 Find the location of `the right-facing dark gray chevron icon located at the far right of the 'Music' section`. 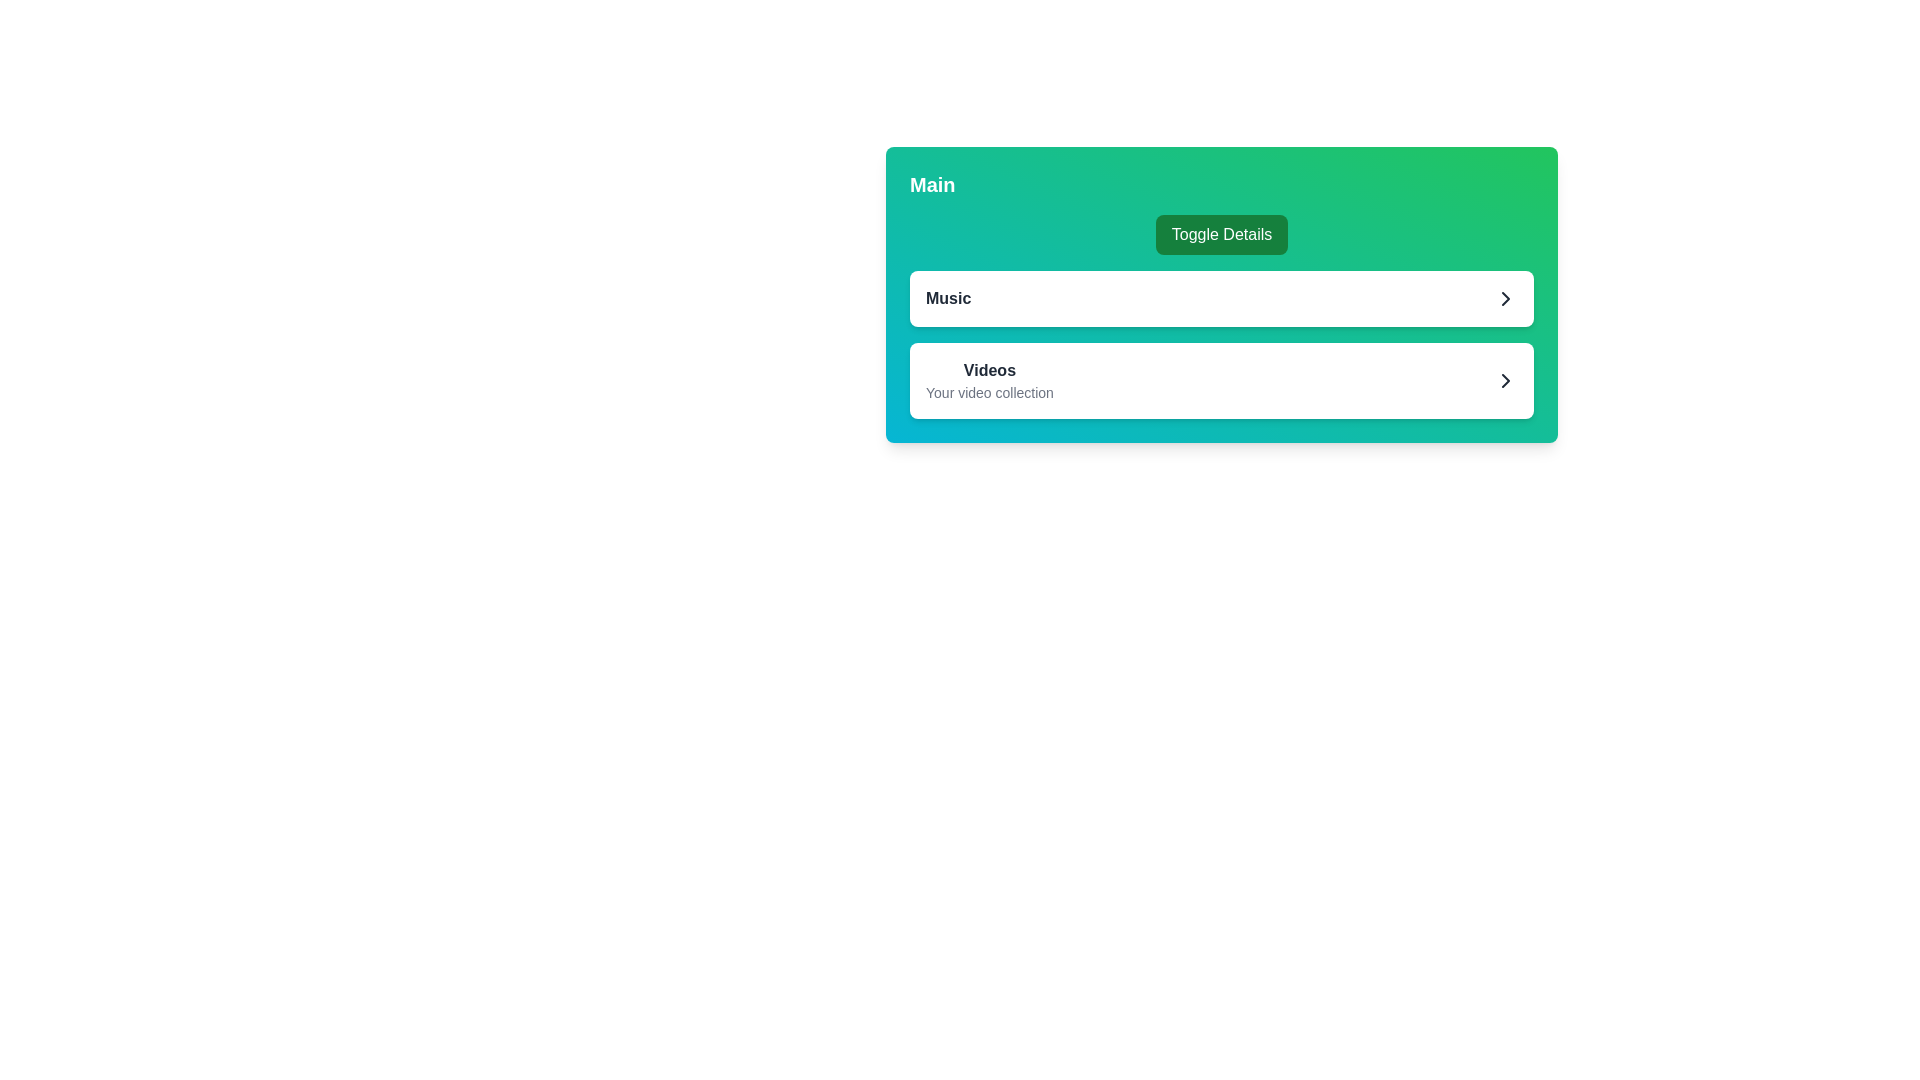

the right-facing dark gray chevron icon located at the far right of the 'Music' section is located at coordinates (1506, 299).